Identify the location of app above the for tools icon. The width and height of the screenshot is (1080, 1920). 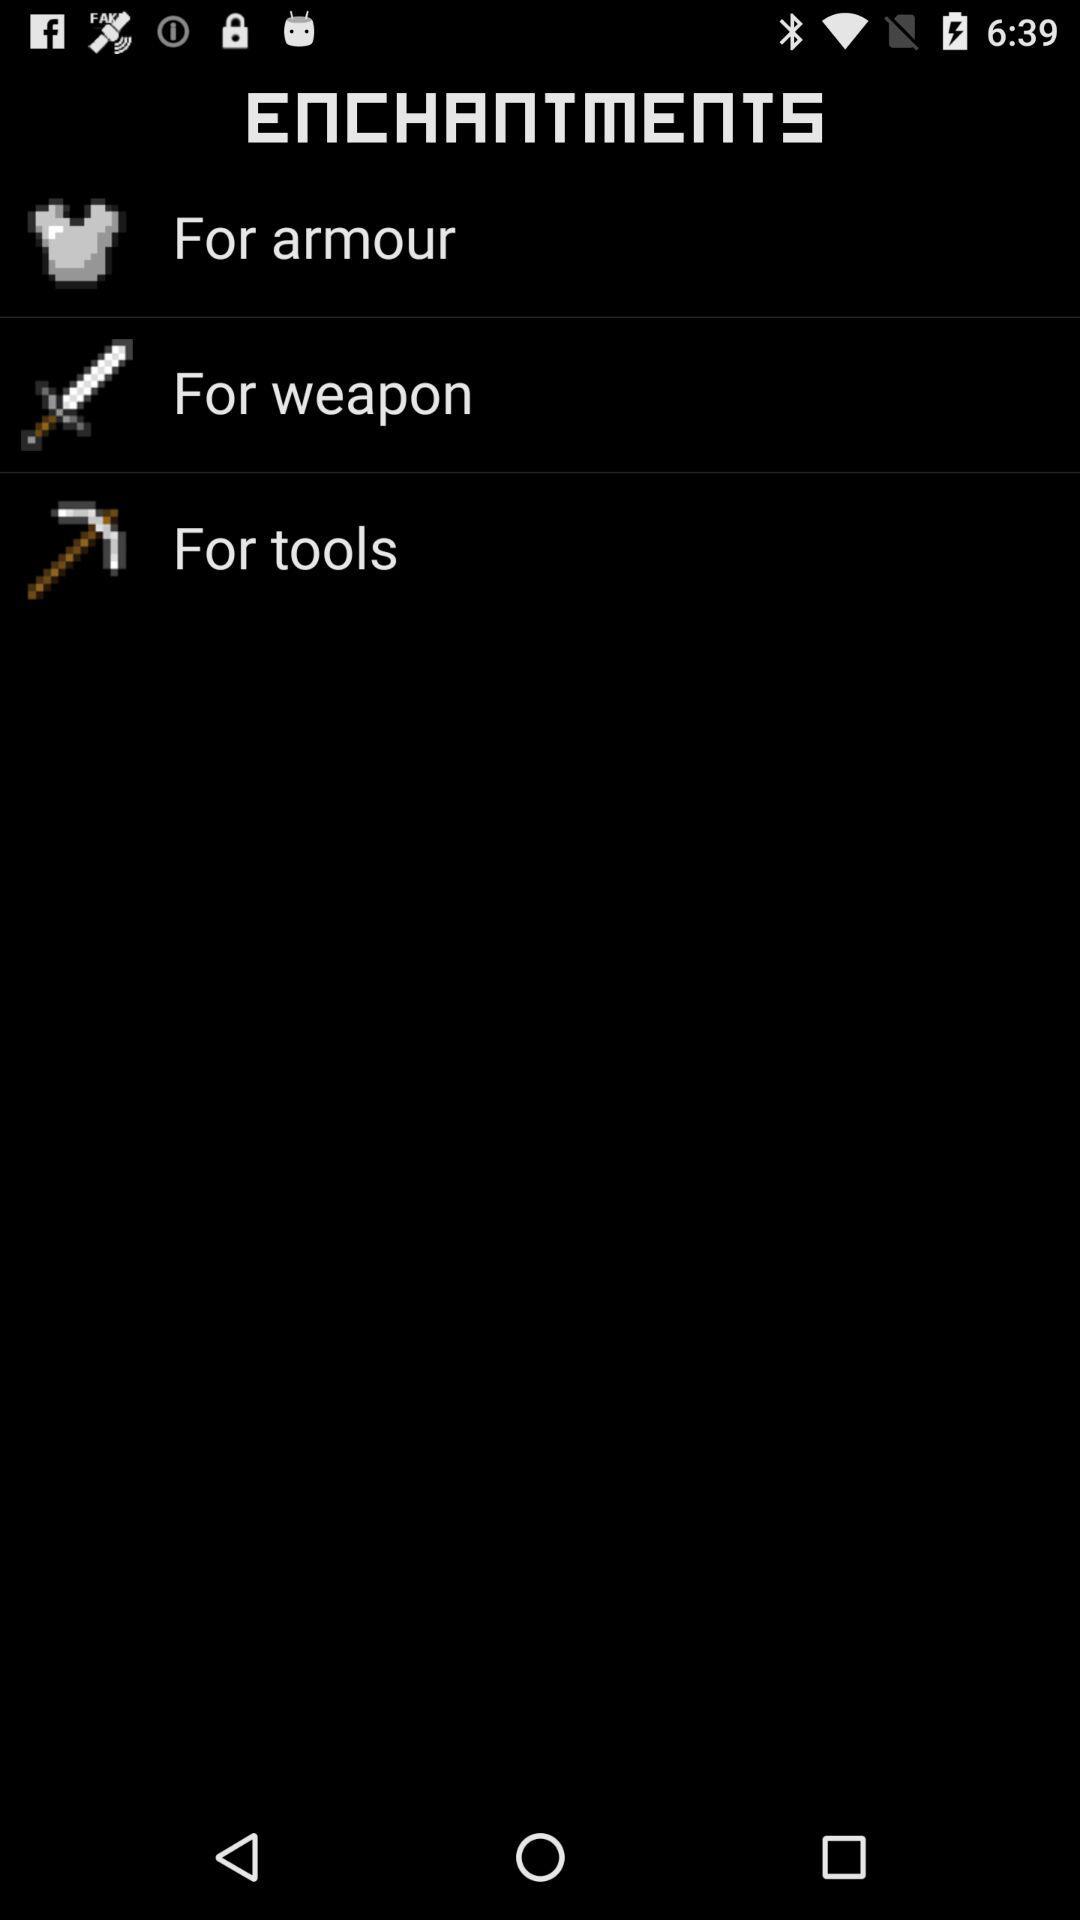
(321, 391).